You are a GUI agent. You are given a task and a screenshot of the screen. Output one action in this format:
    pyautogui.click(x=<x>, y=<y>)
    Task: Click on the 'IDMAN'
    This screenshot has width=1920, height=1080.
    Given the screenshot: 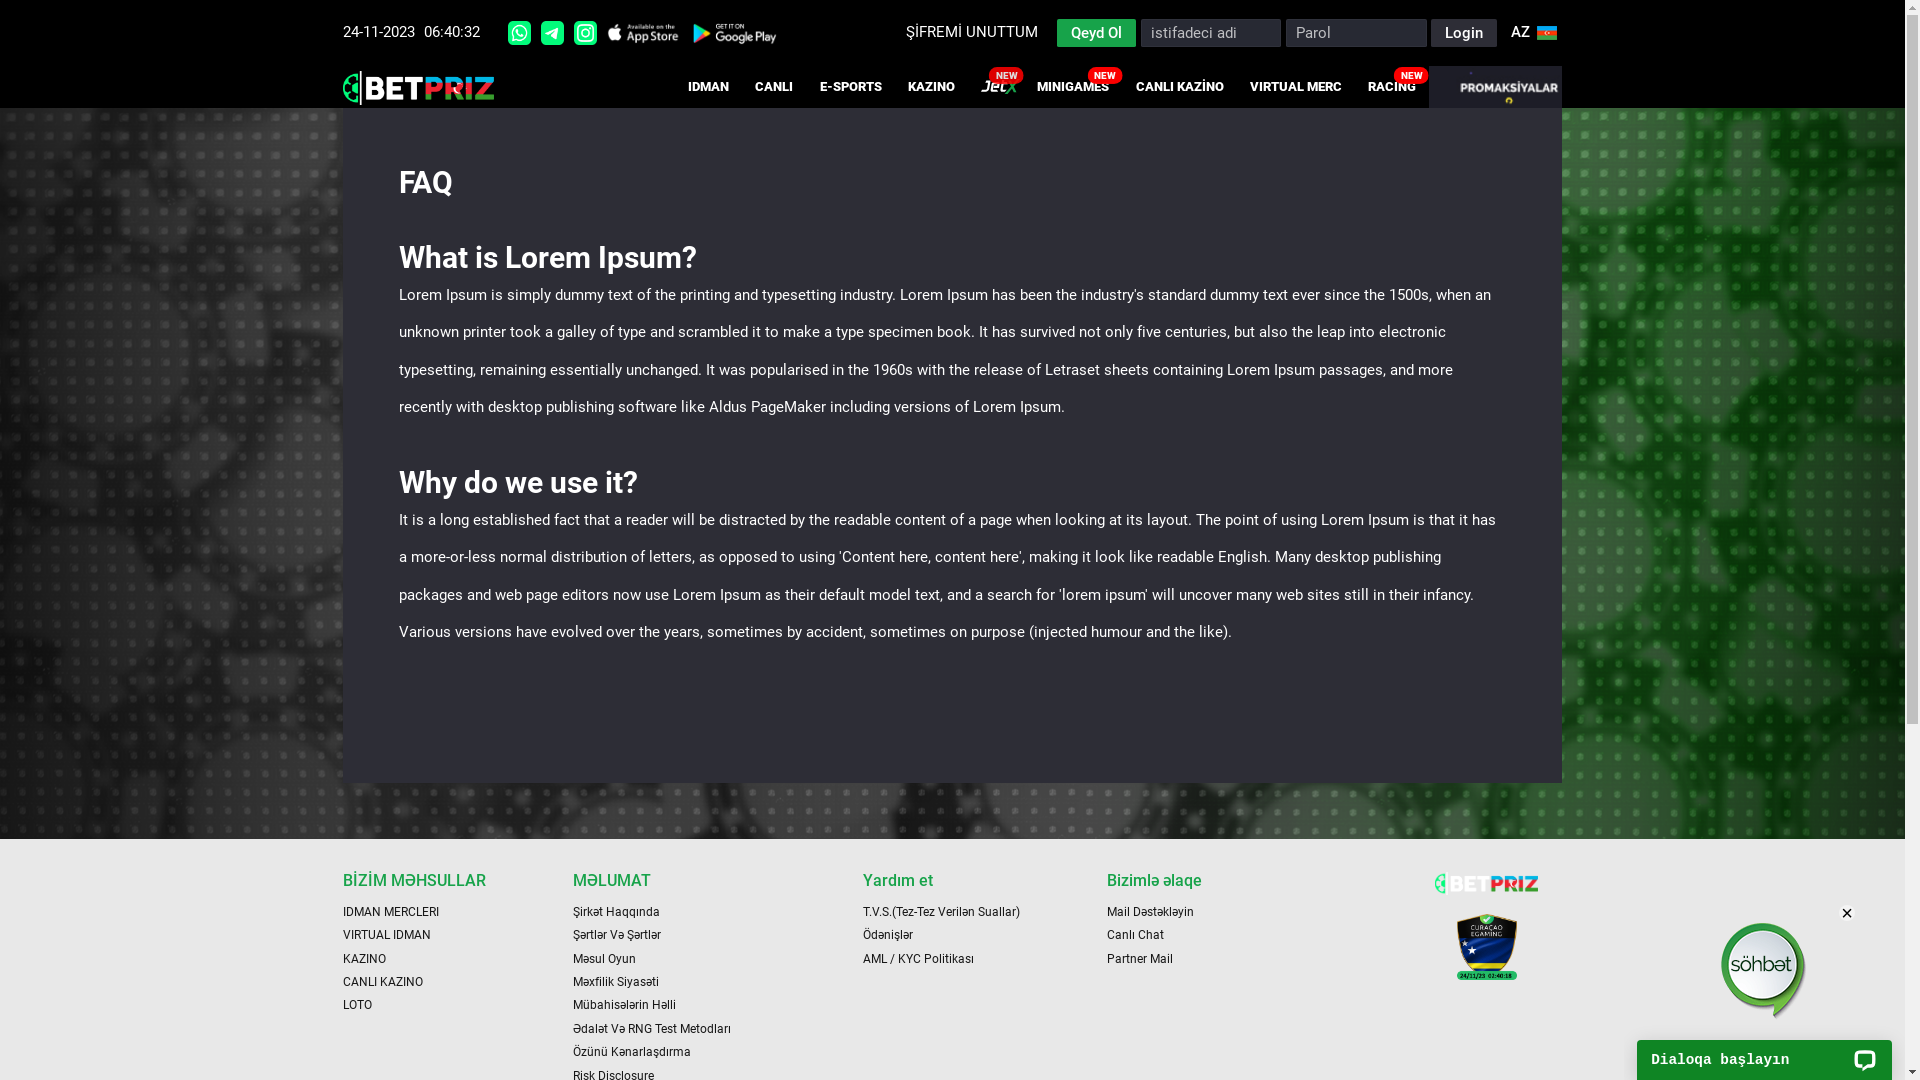 What is the action you would take?
    pyautogui.click(x=708, y=86)
    